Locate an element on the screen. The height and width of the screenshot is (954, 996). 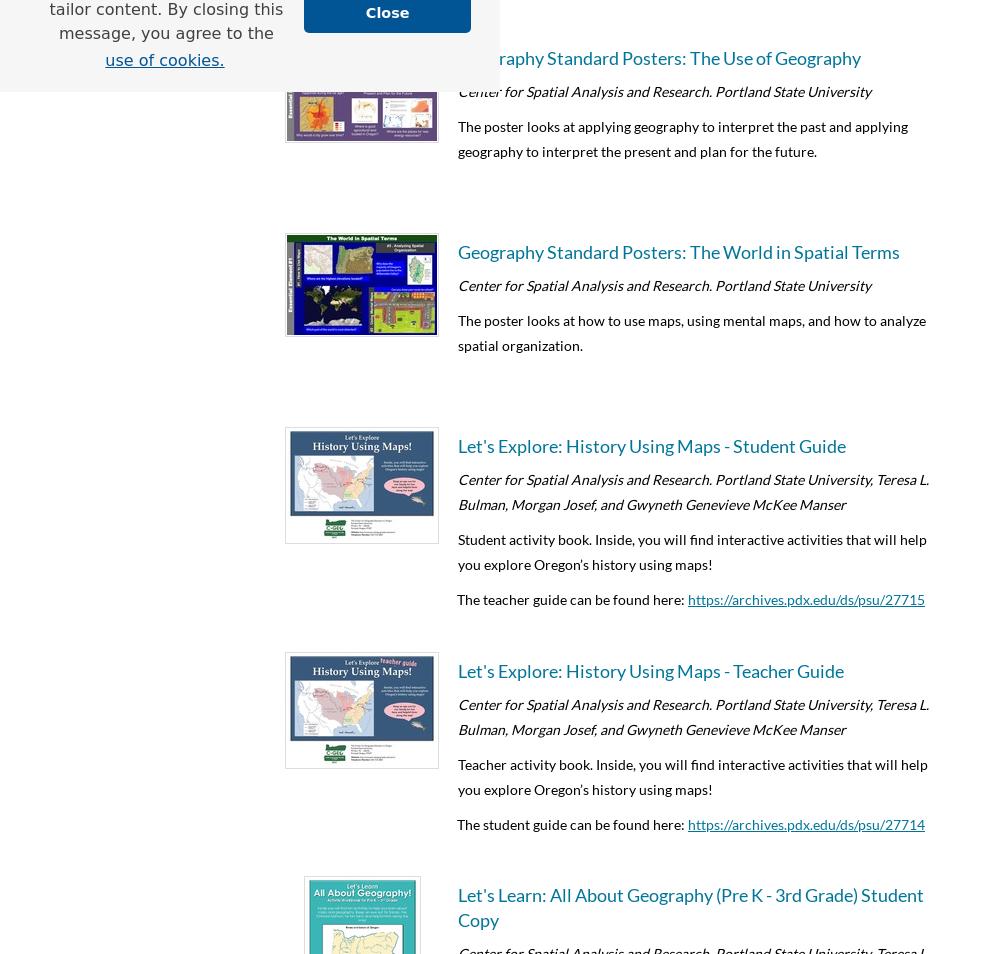
'The poster looks at applying geography to interpret the past and applying geography to interpret the present and plan for the future.' is located at coordinates (682, 137).